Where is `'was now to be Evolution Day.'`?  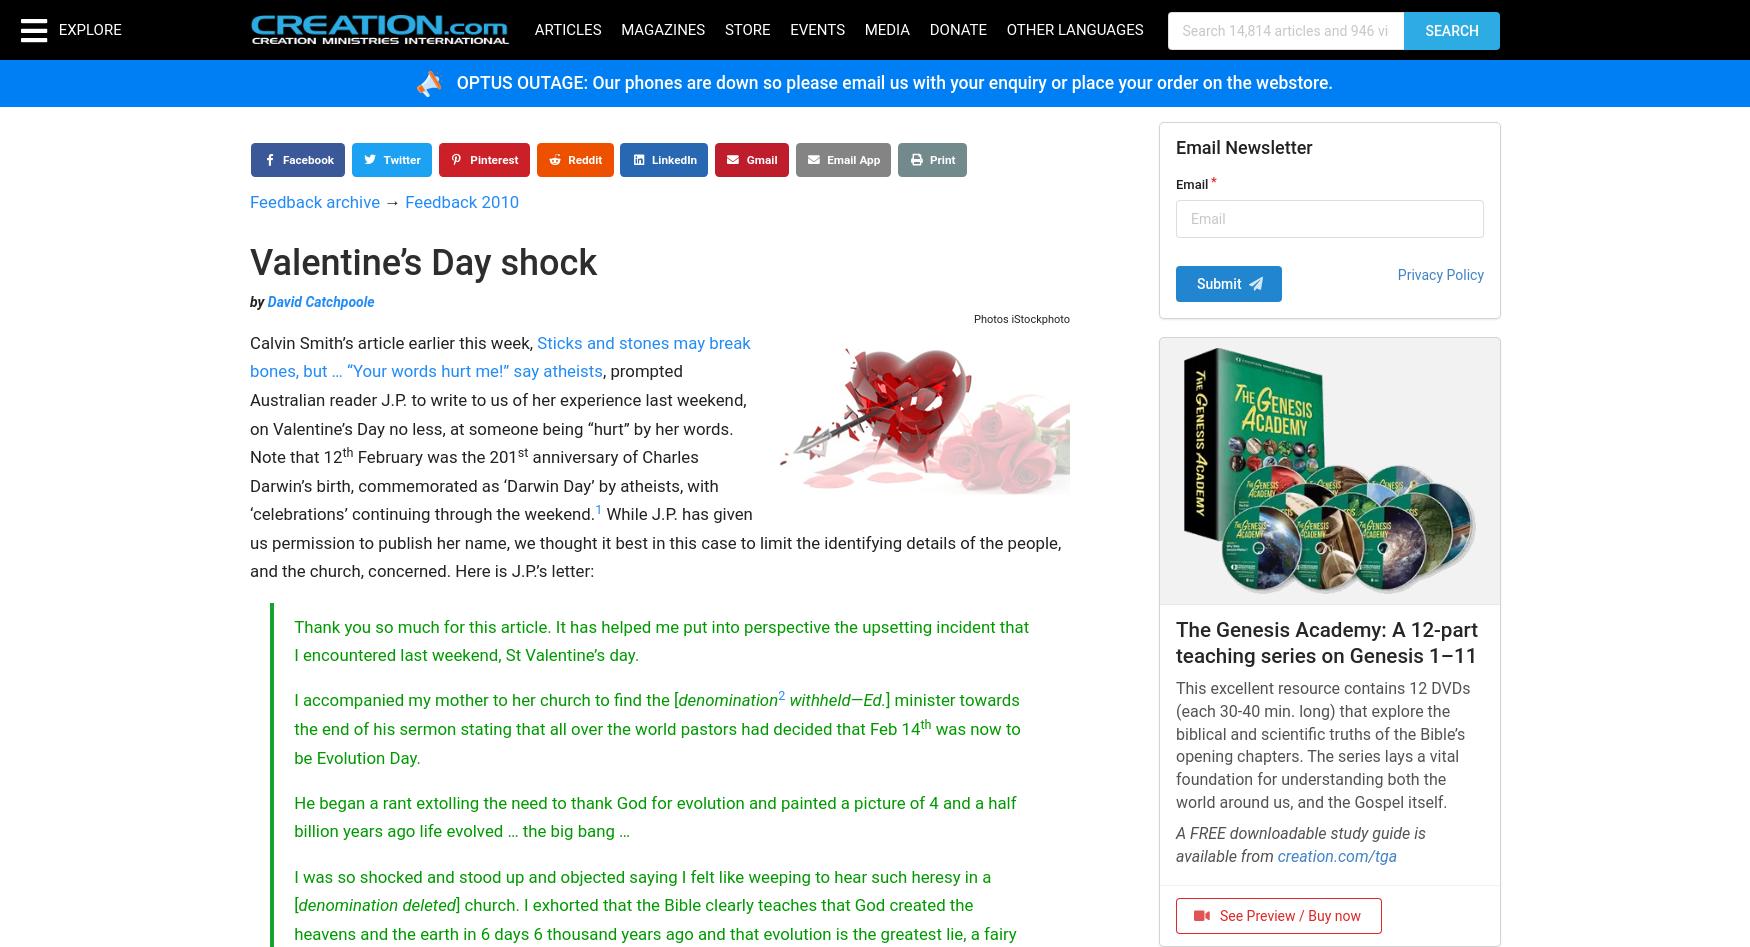 'was now to be Evolution Day.' is located at coordinates (655, 742).